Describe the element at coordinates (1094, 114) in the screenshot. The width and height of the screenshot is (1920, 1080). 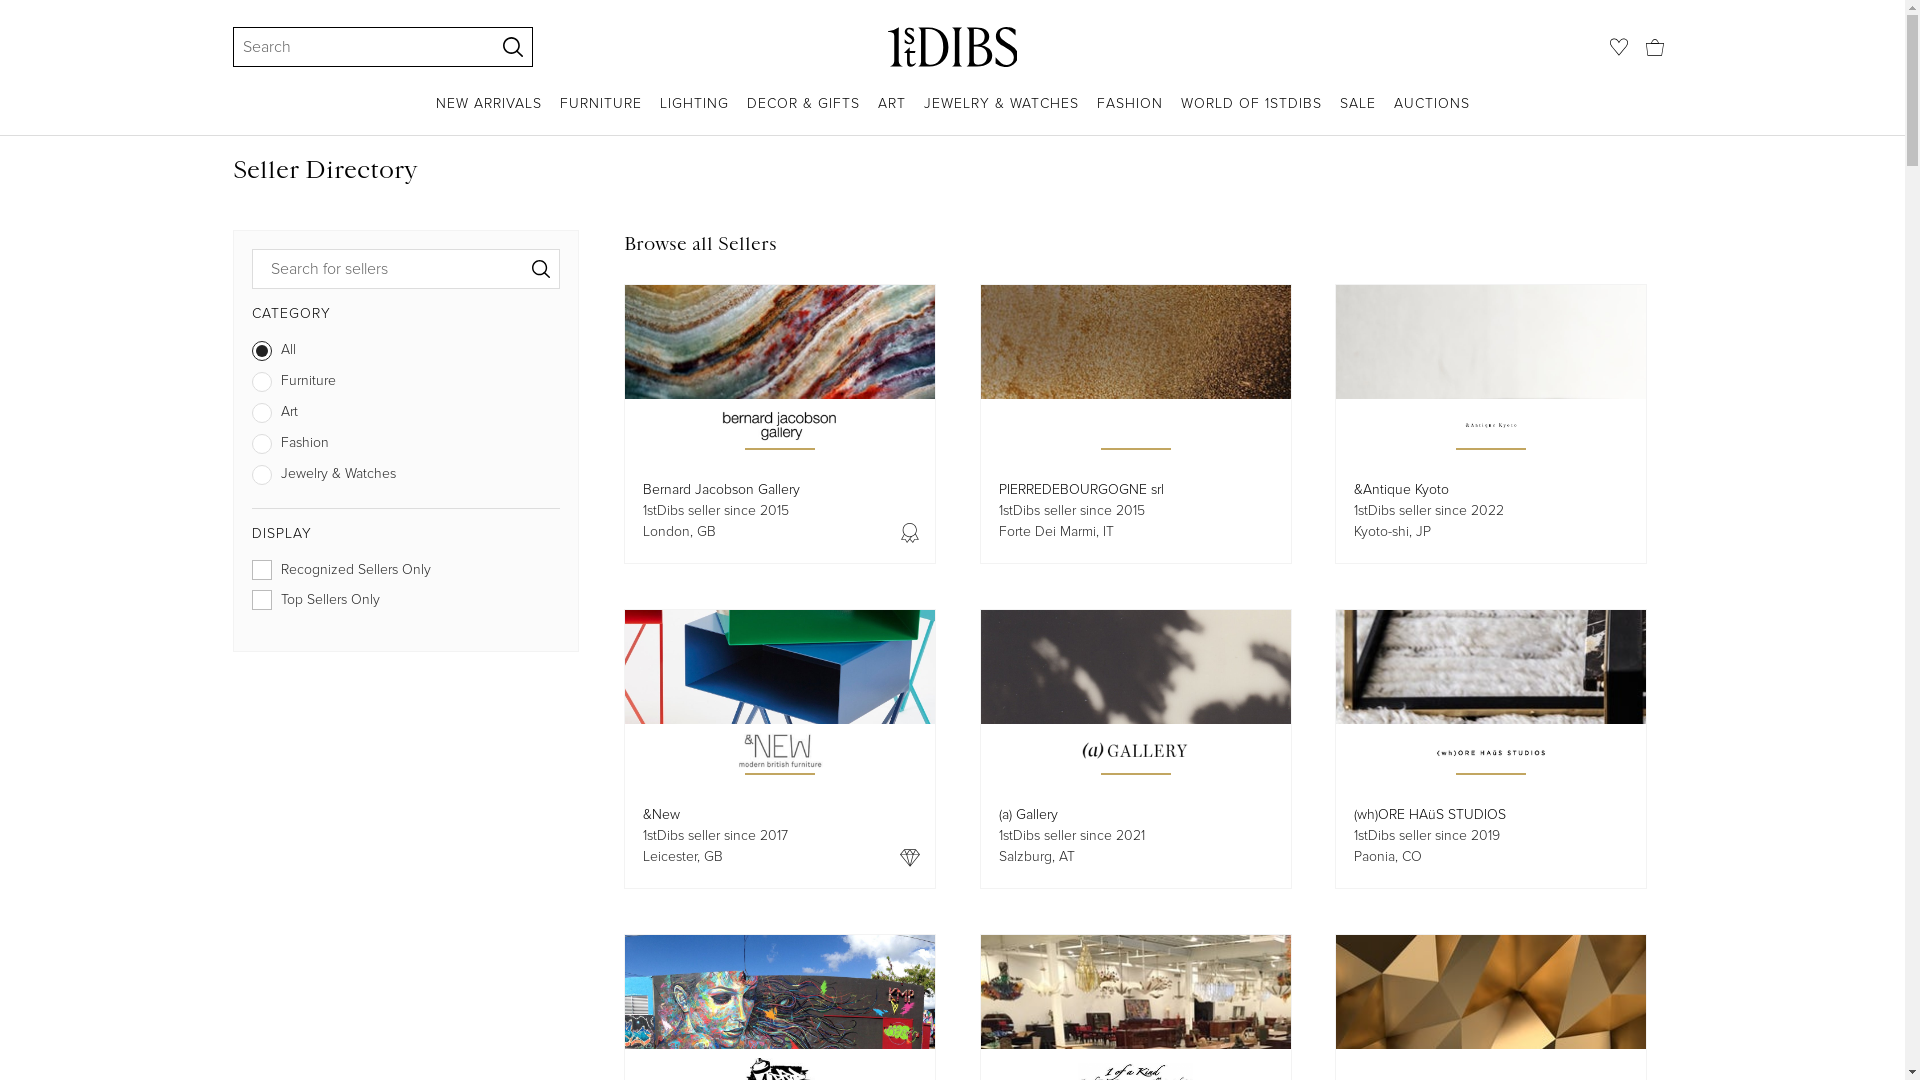
I see `'FASHION'` at that location.